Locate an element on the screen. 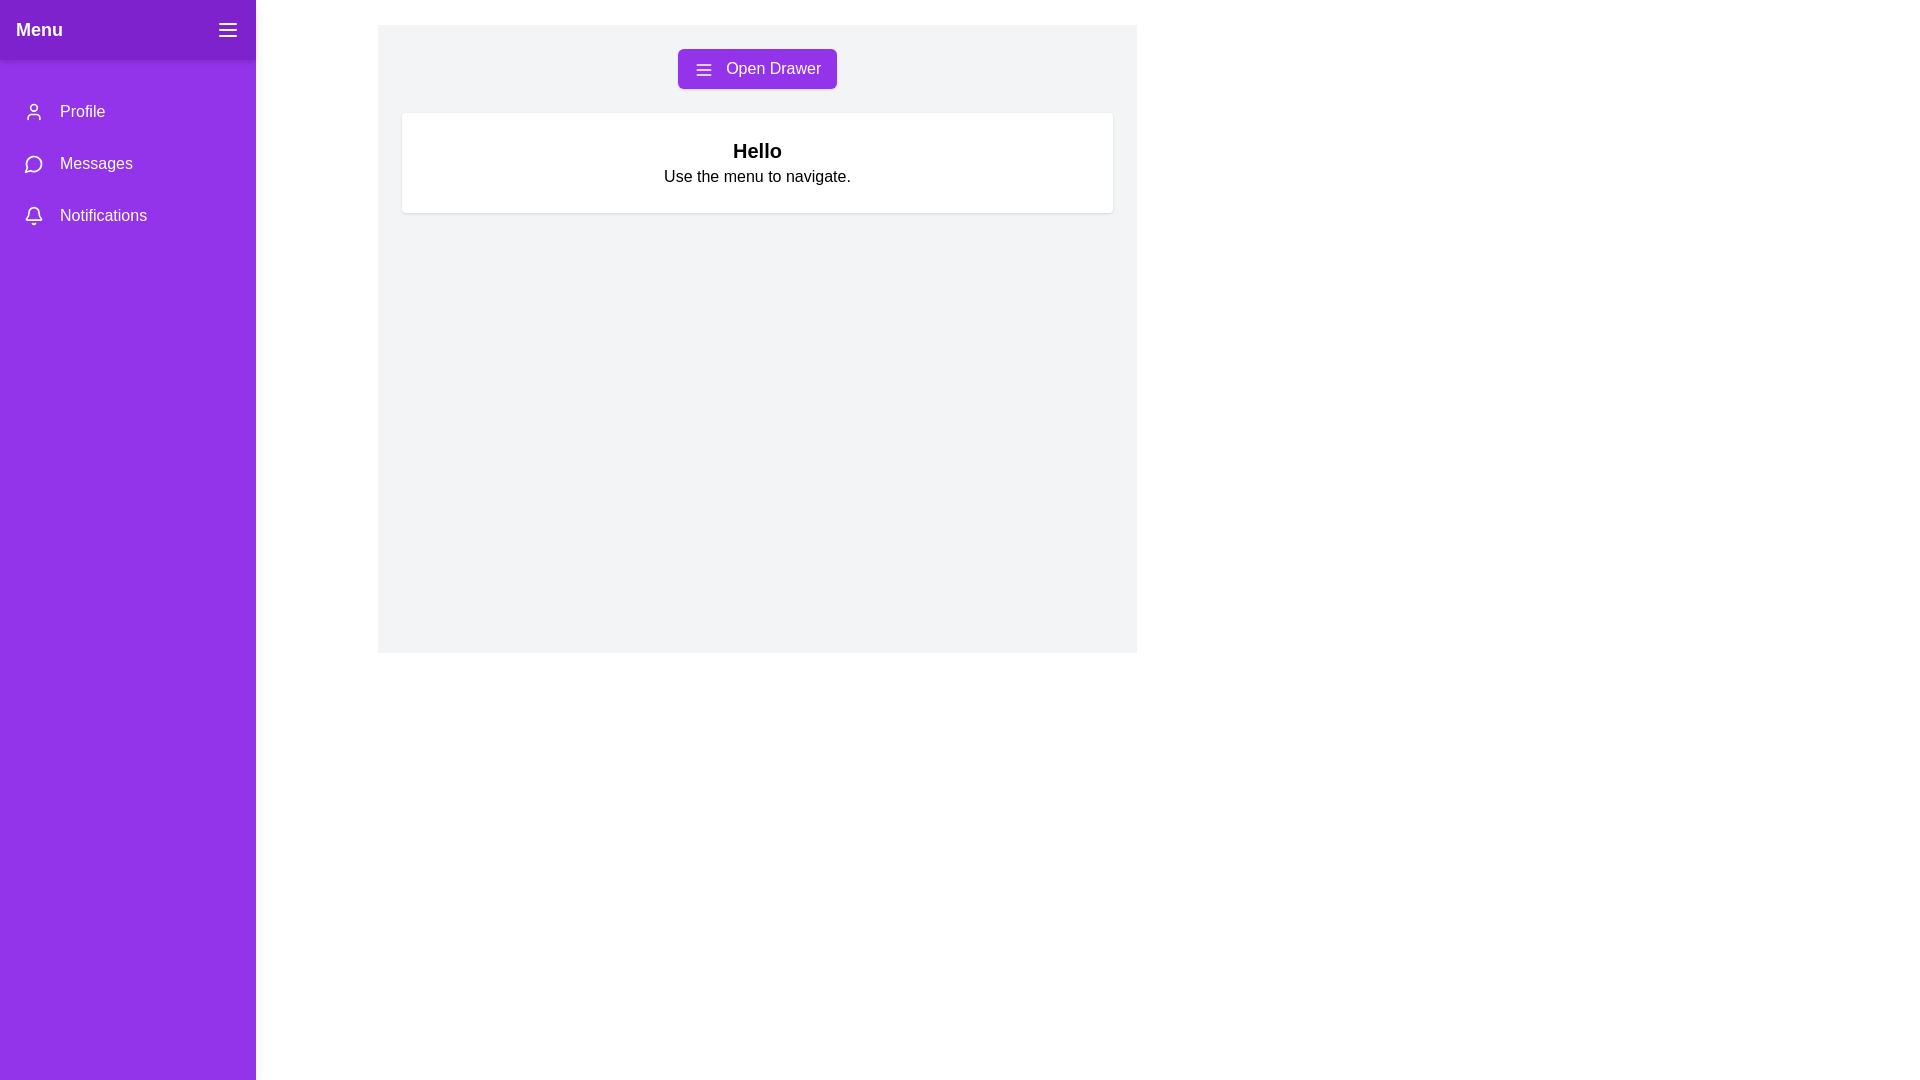  the menu toggle button, which is represented by an icon of three horizontal lines on a purple background, located at the top-right corner of the section containing the 'Menu' text is located at coordinates (227, 30).